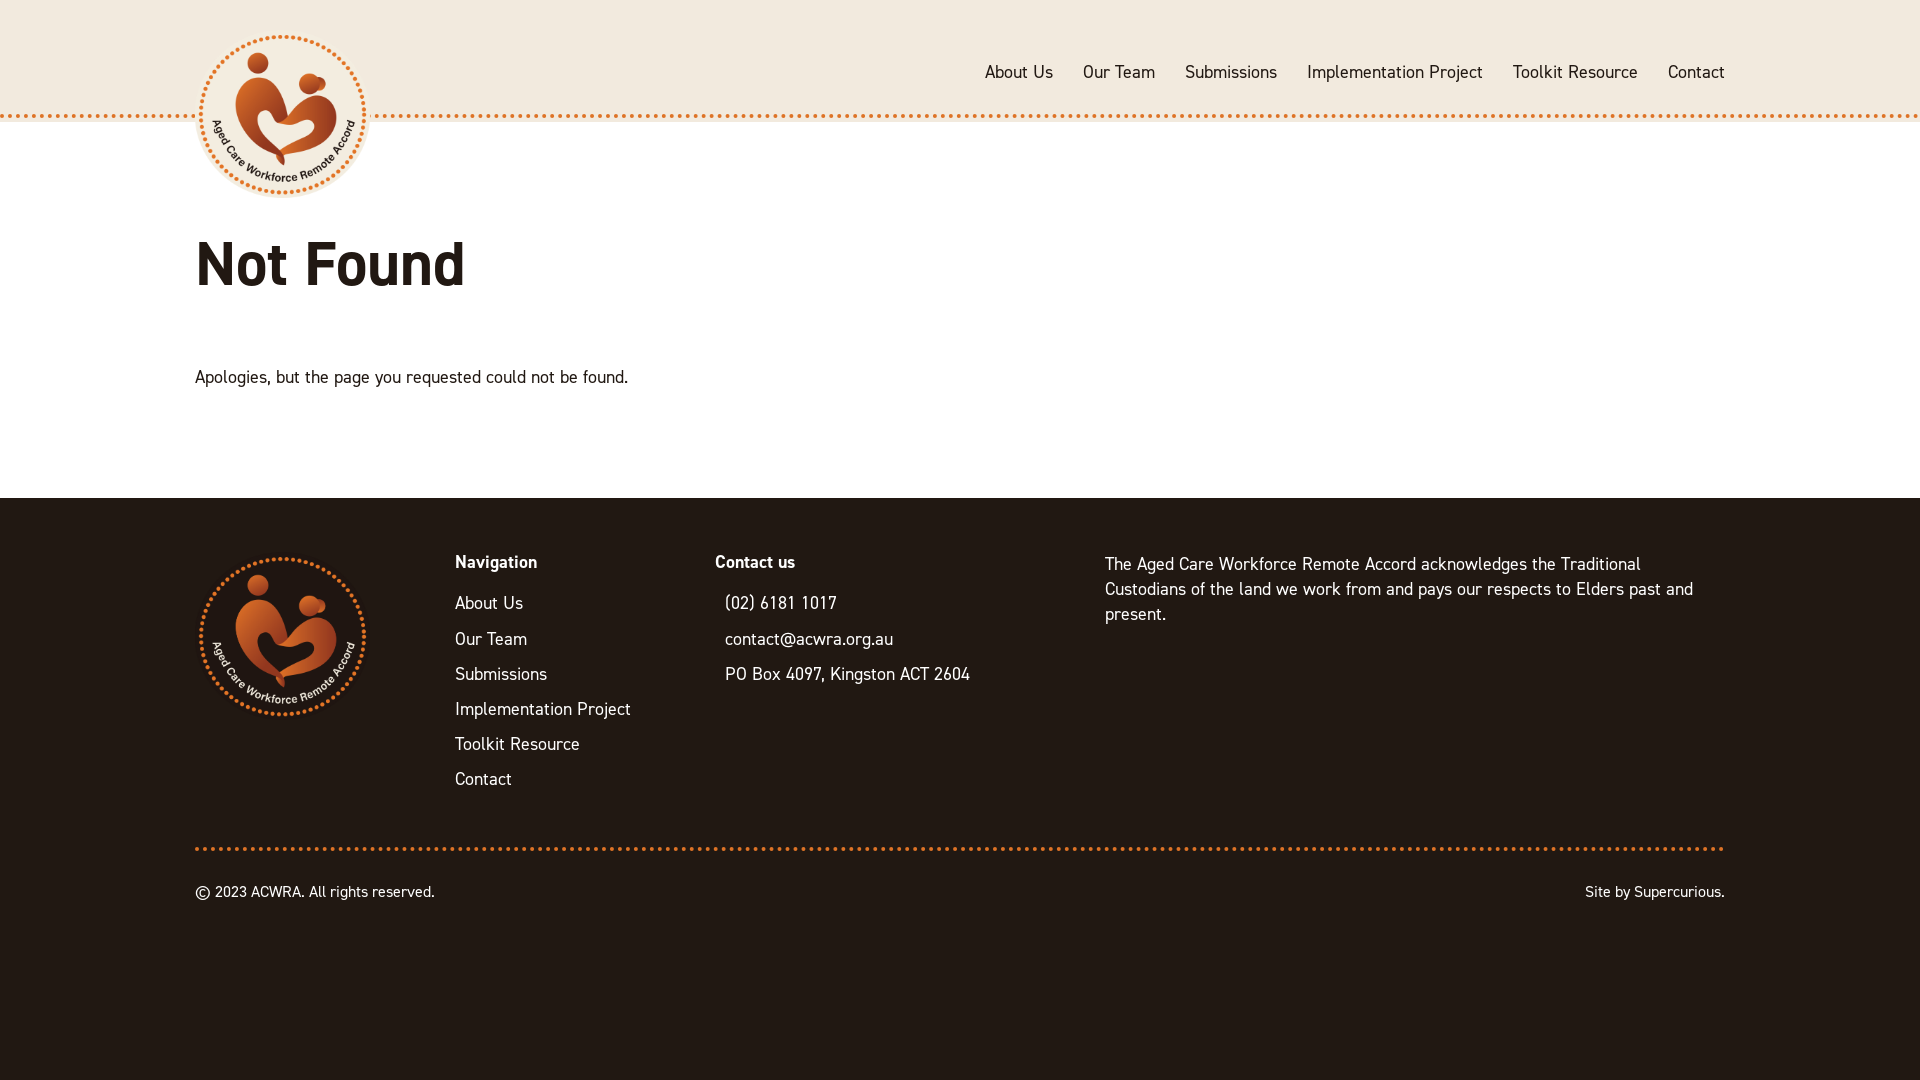 This screenshot has height=1080, width=1920. What do you see at coordinates (281, 636) in the screenshot?
I see `'ACWRA'` at bounding box center [281, 636].